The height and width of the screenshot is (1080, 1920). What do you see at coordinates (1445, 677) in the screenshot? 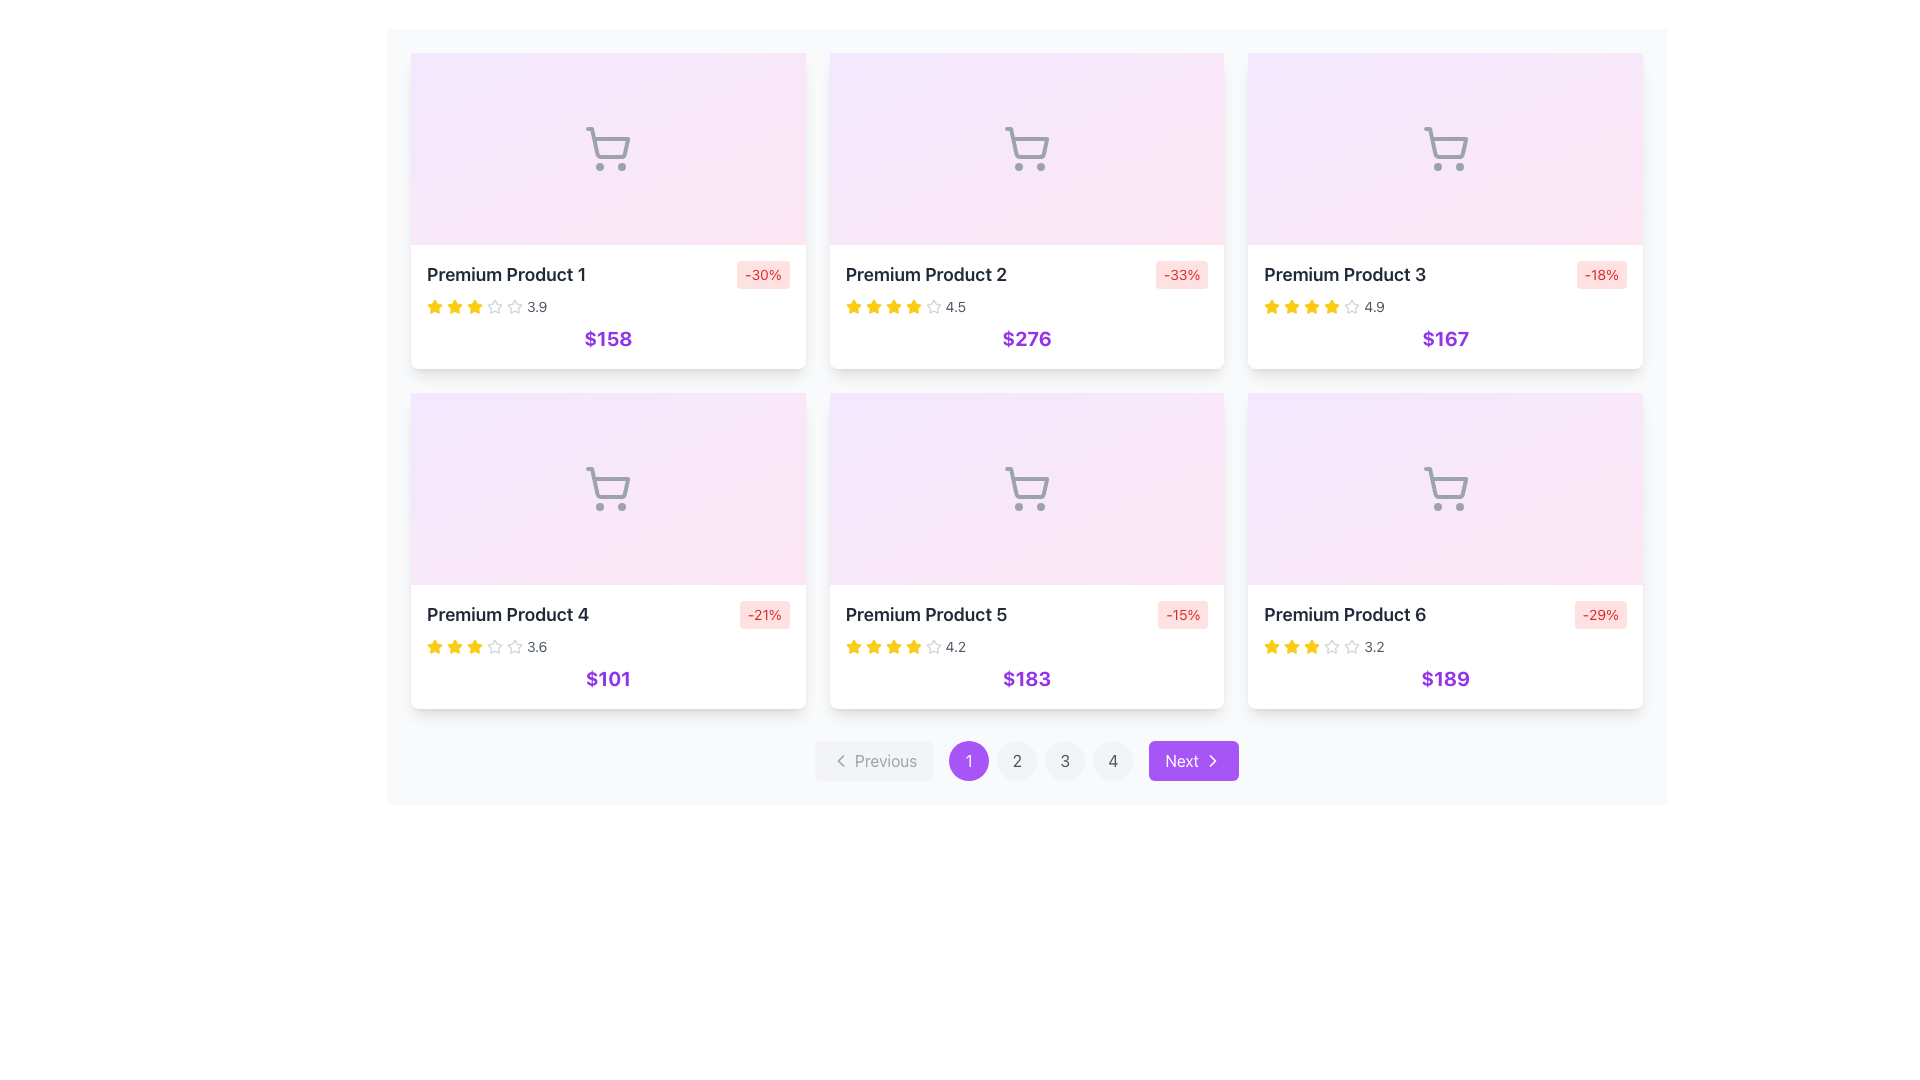
I see `the price label displaying '$189' for the 'Premium Product 6', which is styled in bold purple text at the bottom of the product display card` at bounding box center [1445, 677].